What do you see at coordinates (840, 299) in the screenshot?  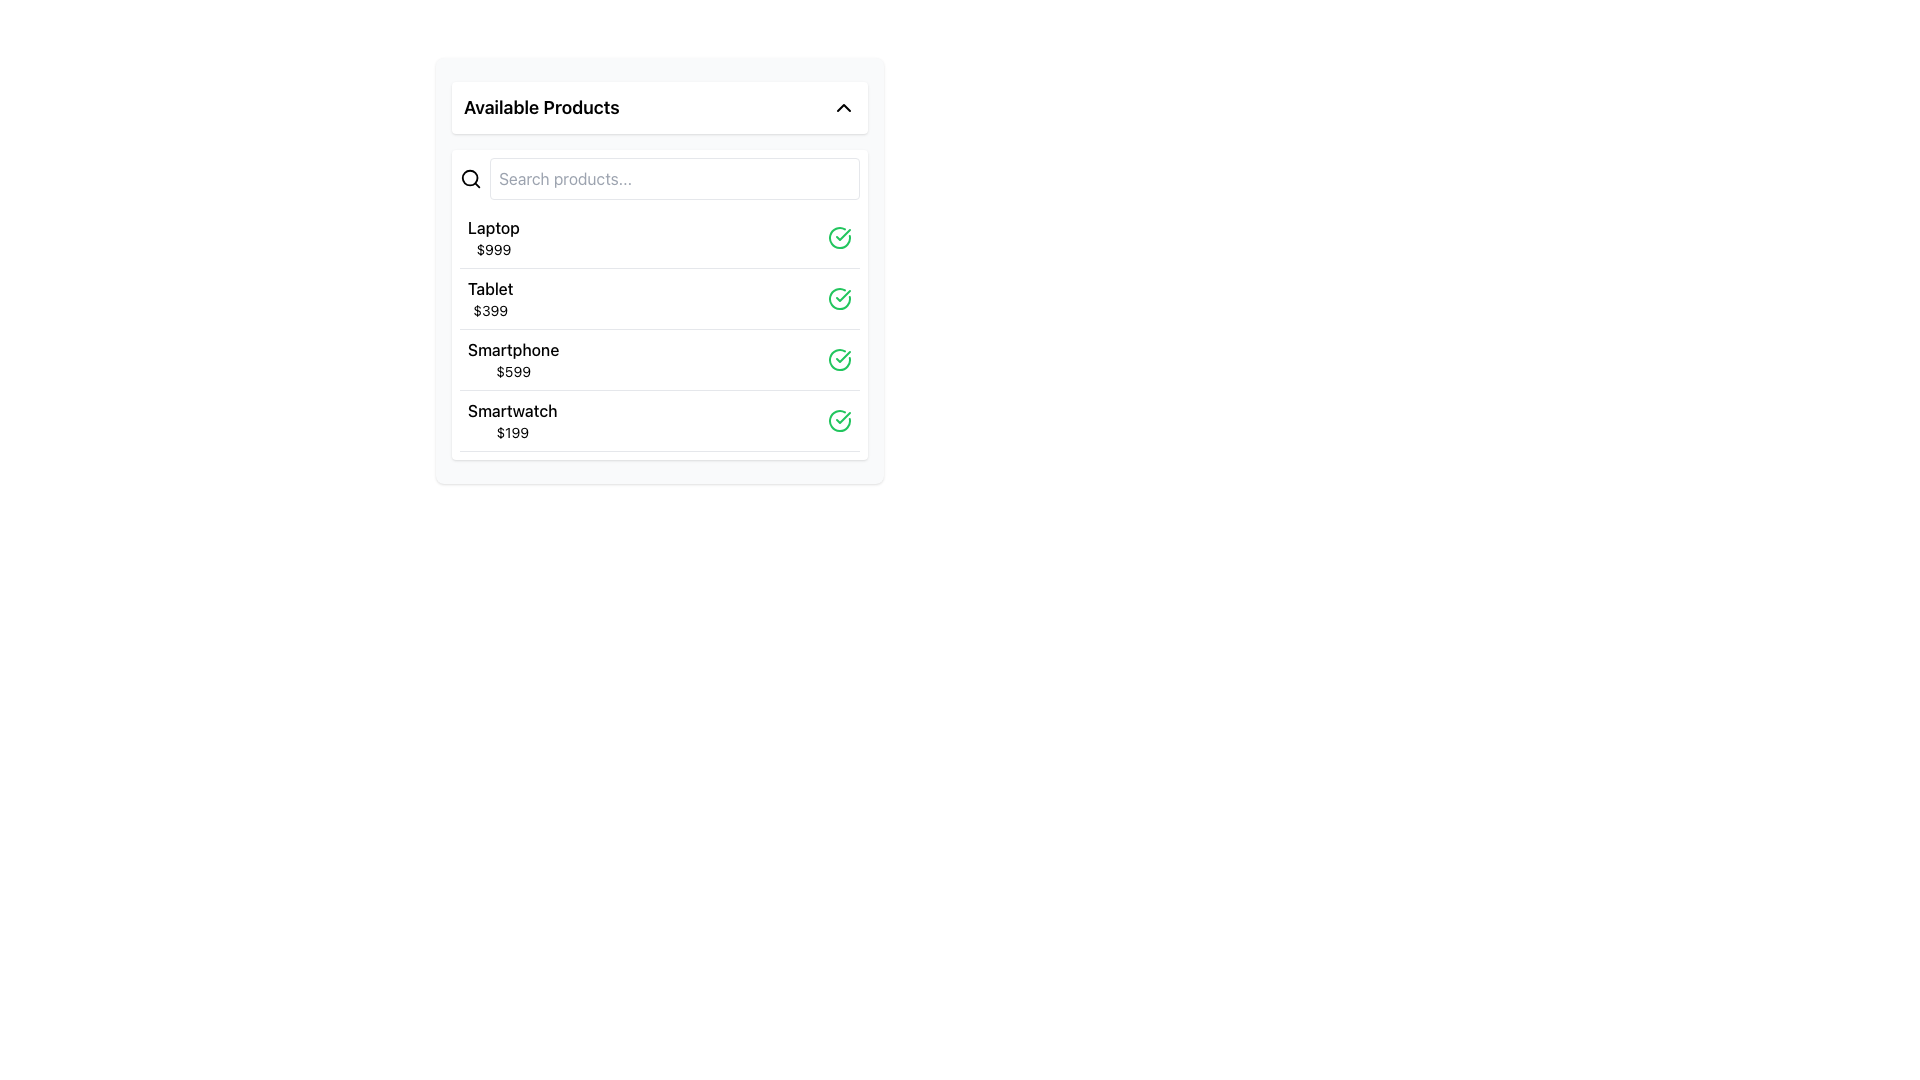 I see `the circular green confirmation icon with a checkmark inside, located at the far right side of the 'Tablet' row in the 'Available Products' section` at bounding box center [840, 299].